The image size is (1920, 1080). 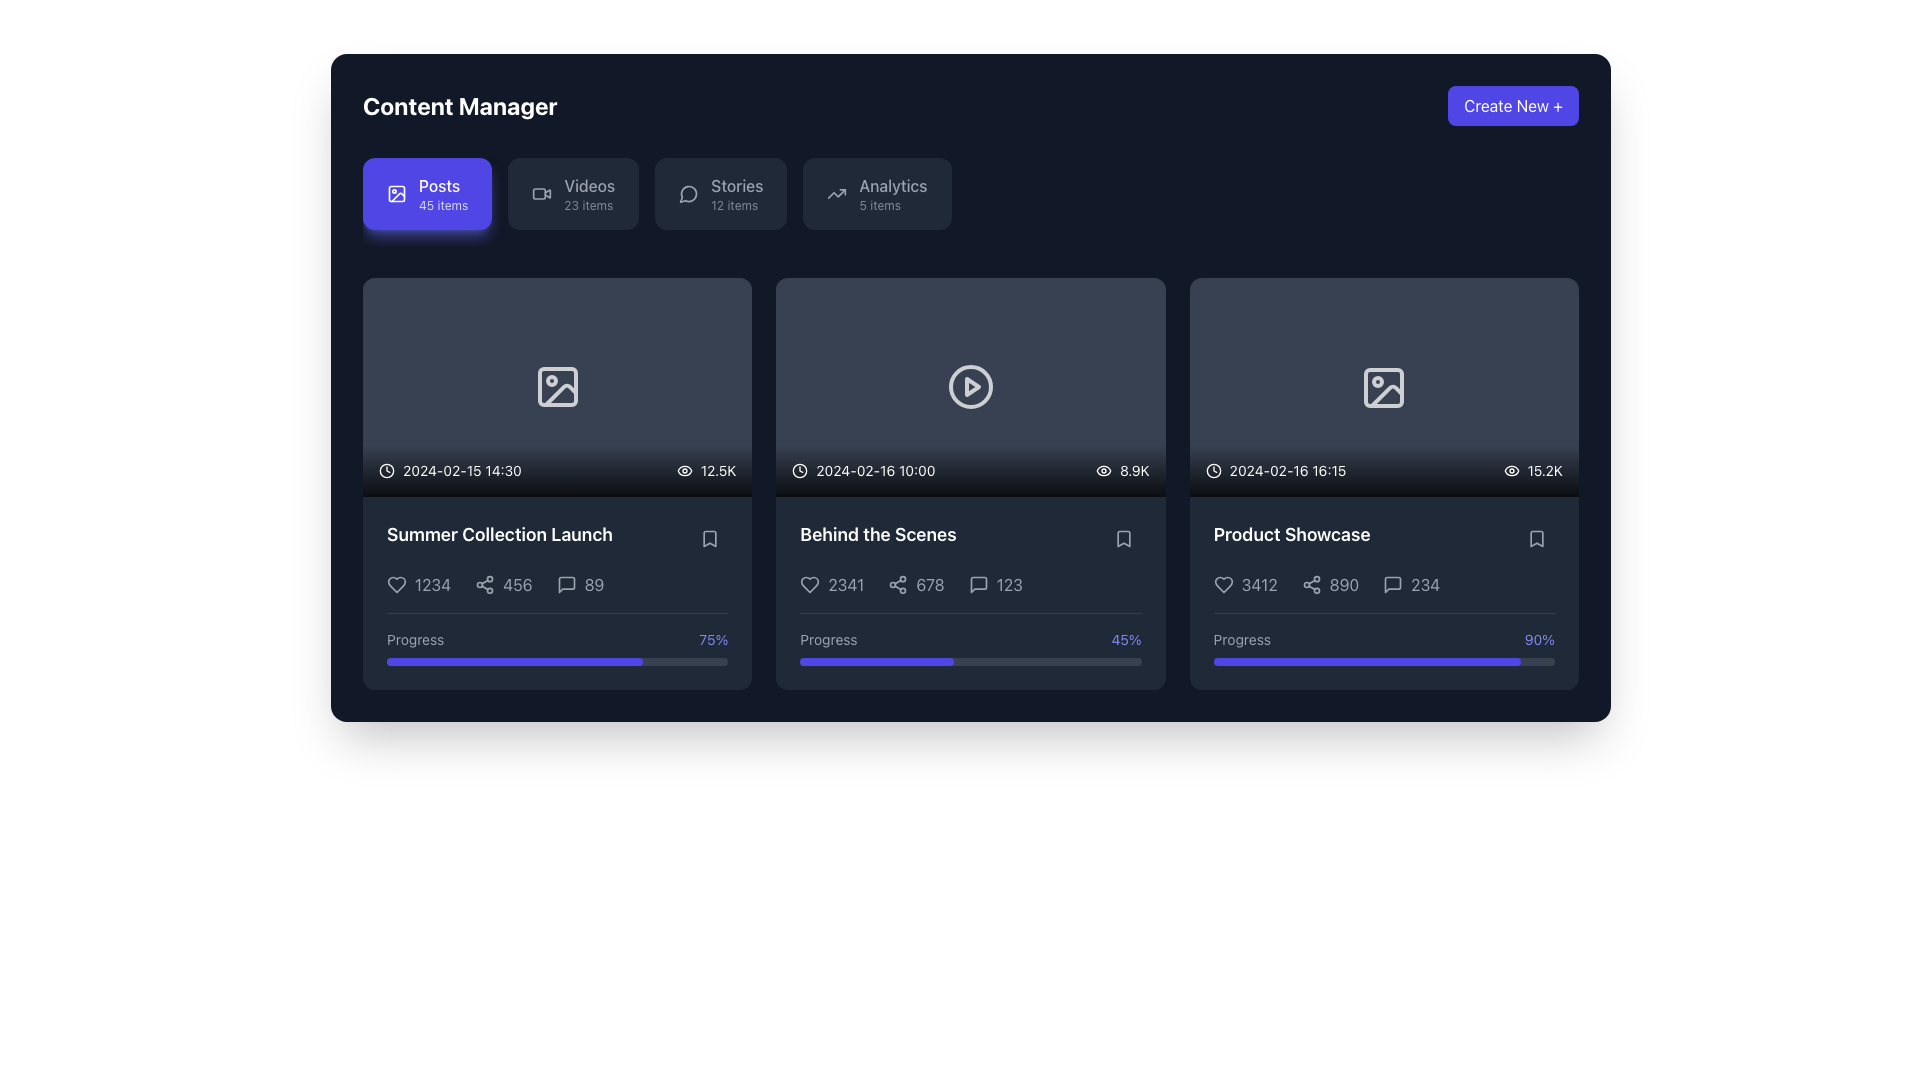 I want to click on the small speech bubble icon representing comments, which is positioned next to the numerical value '123' in the 'Behind the Scenes' card, so click(x=970, y=592).